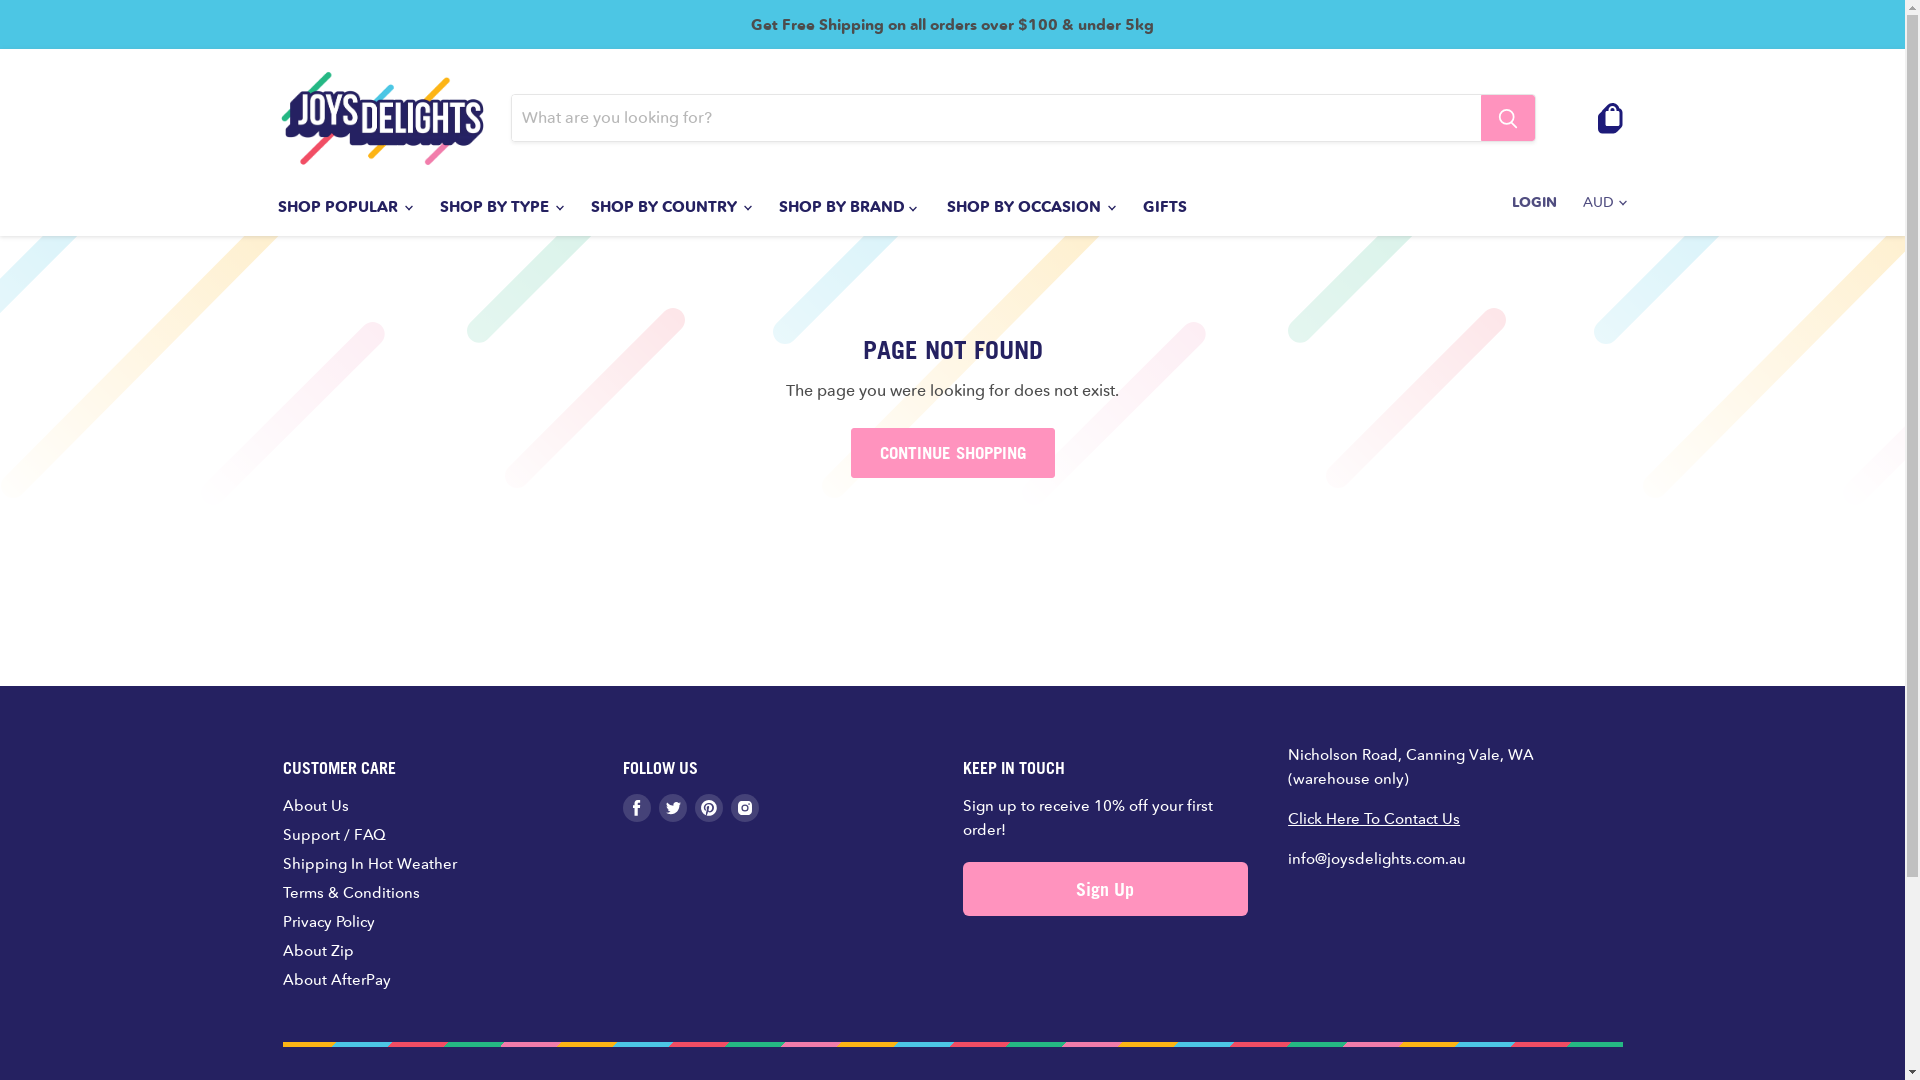 This screenshot has width=1920, height=1080. What do you see at coordinates (950, 452) in the screenshot?
I see `'CONTINUE SHOPPING'` at bounding box center [950, 452].